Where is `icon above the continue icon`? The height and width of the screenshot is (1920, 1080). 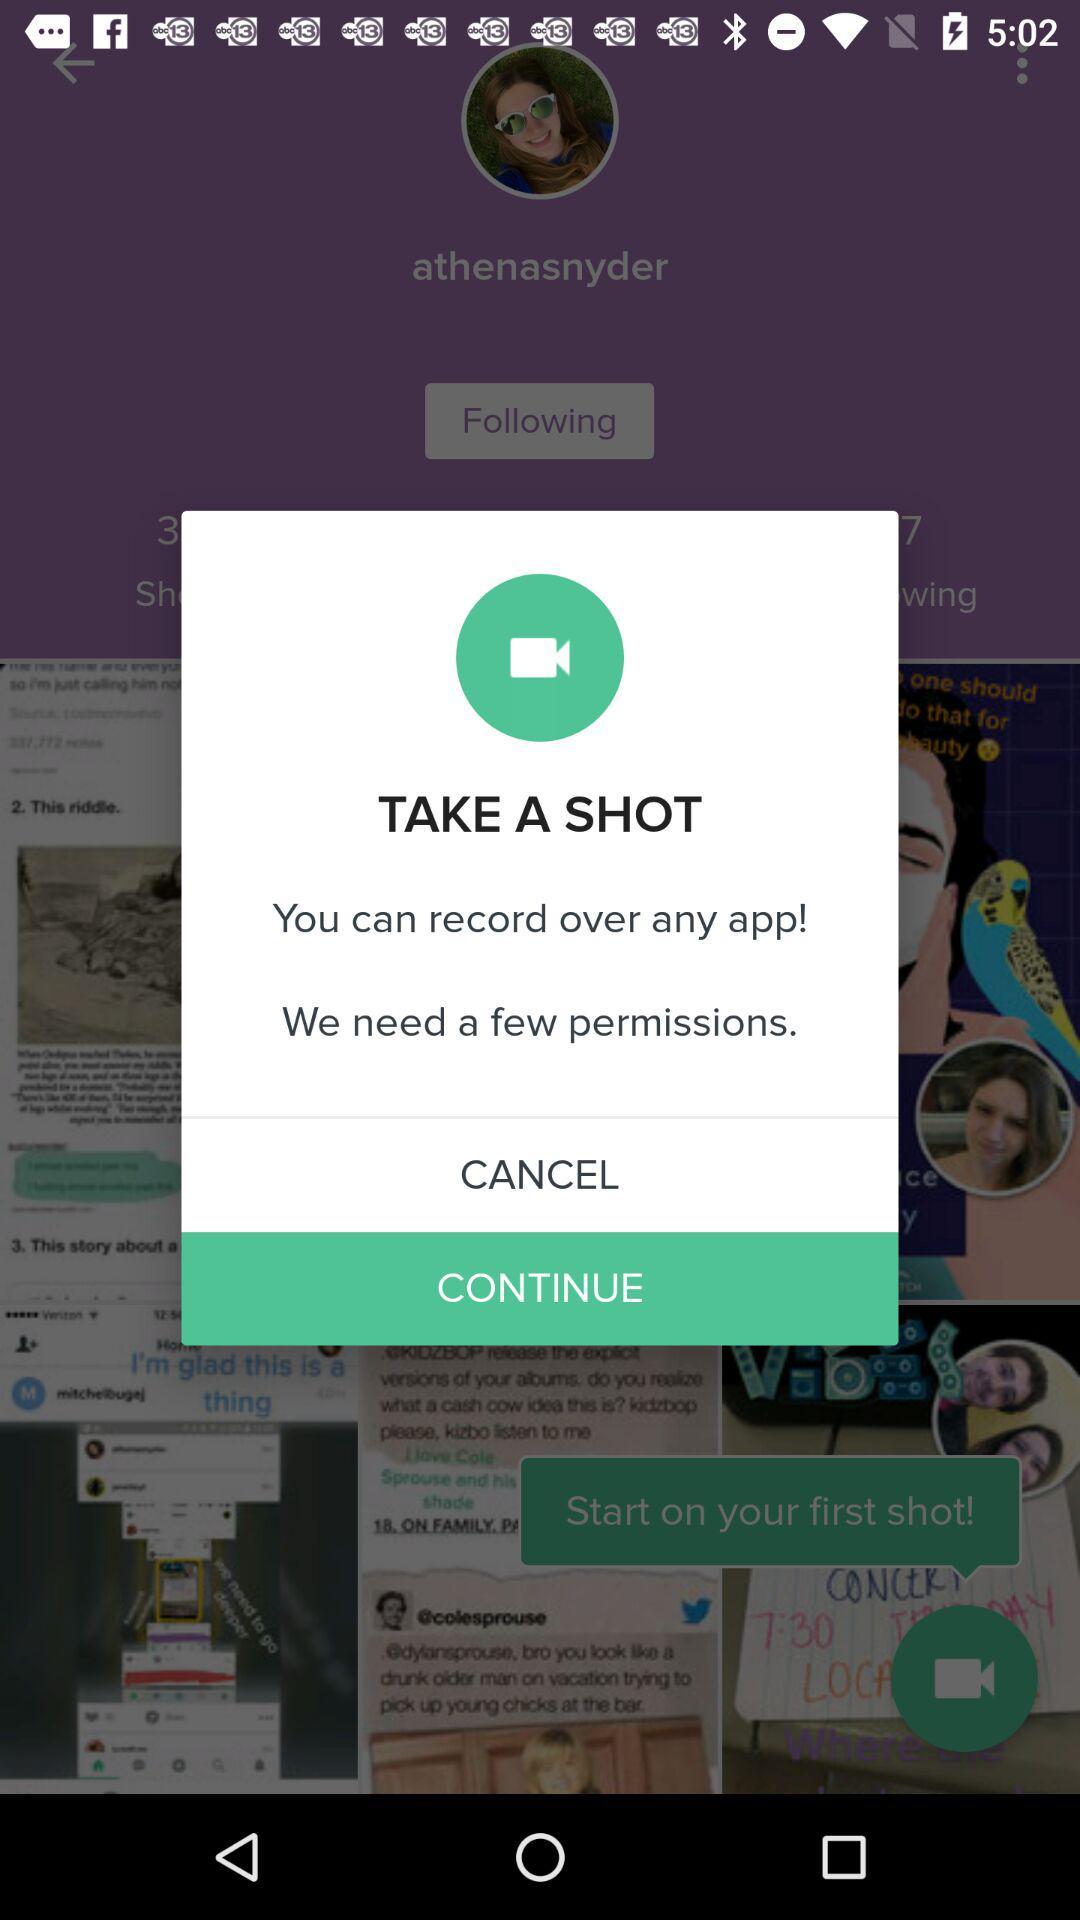 icon above the continue icon is located at coordinates (540, 1175).